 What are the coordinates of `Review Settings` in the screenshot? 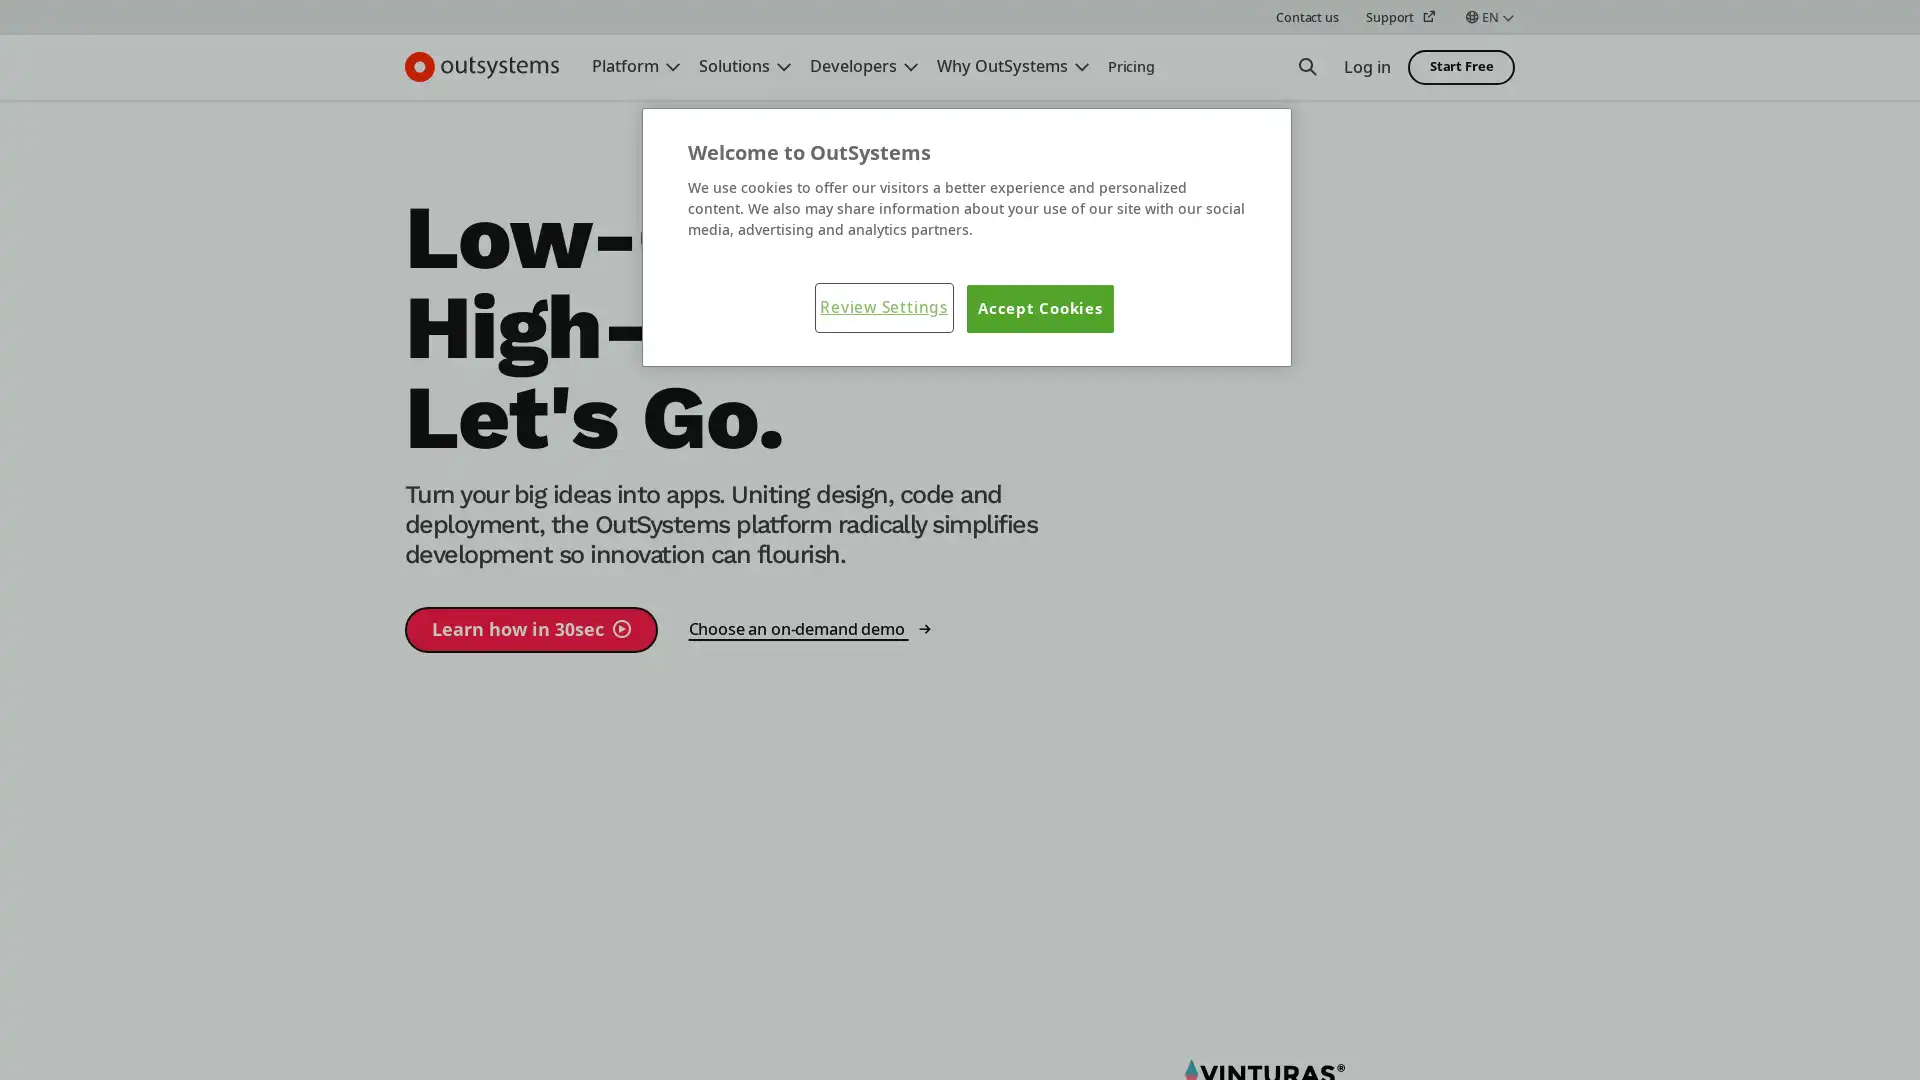 It's located at (882, 307).